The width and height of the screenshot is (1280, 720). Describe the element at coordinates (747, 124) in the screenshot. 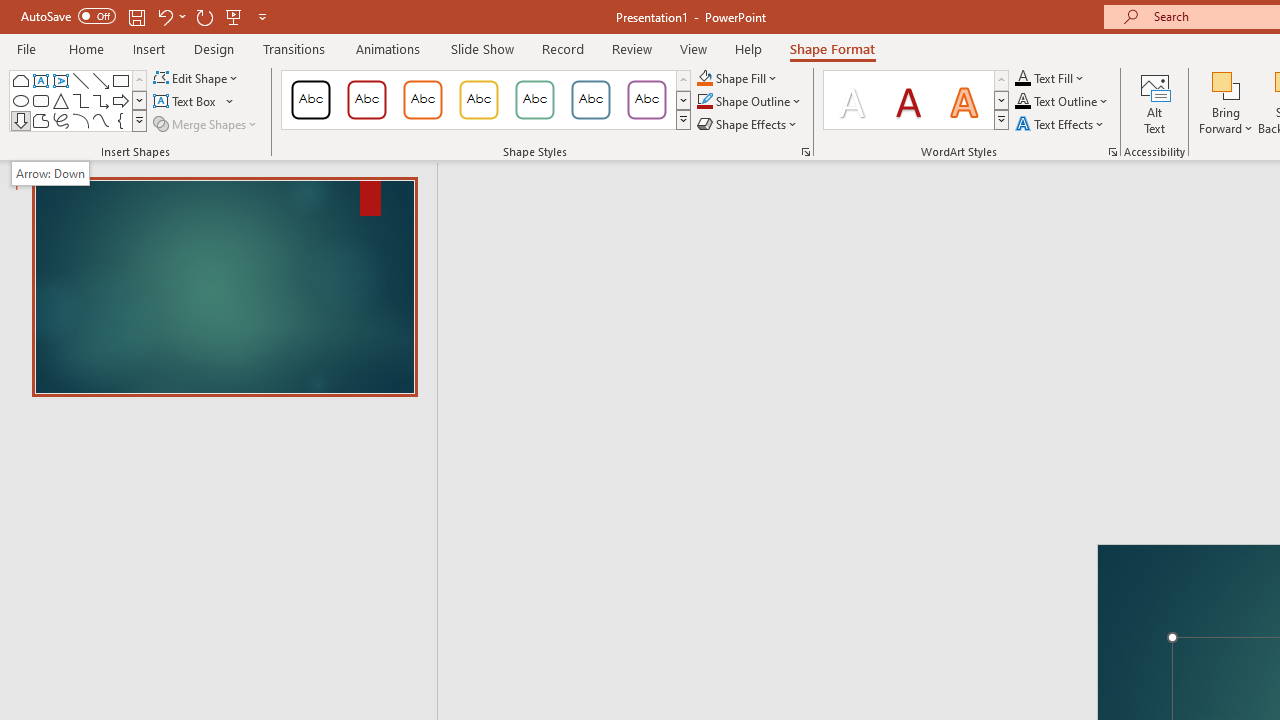

I see `'Shape Effects'` at that location.